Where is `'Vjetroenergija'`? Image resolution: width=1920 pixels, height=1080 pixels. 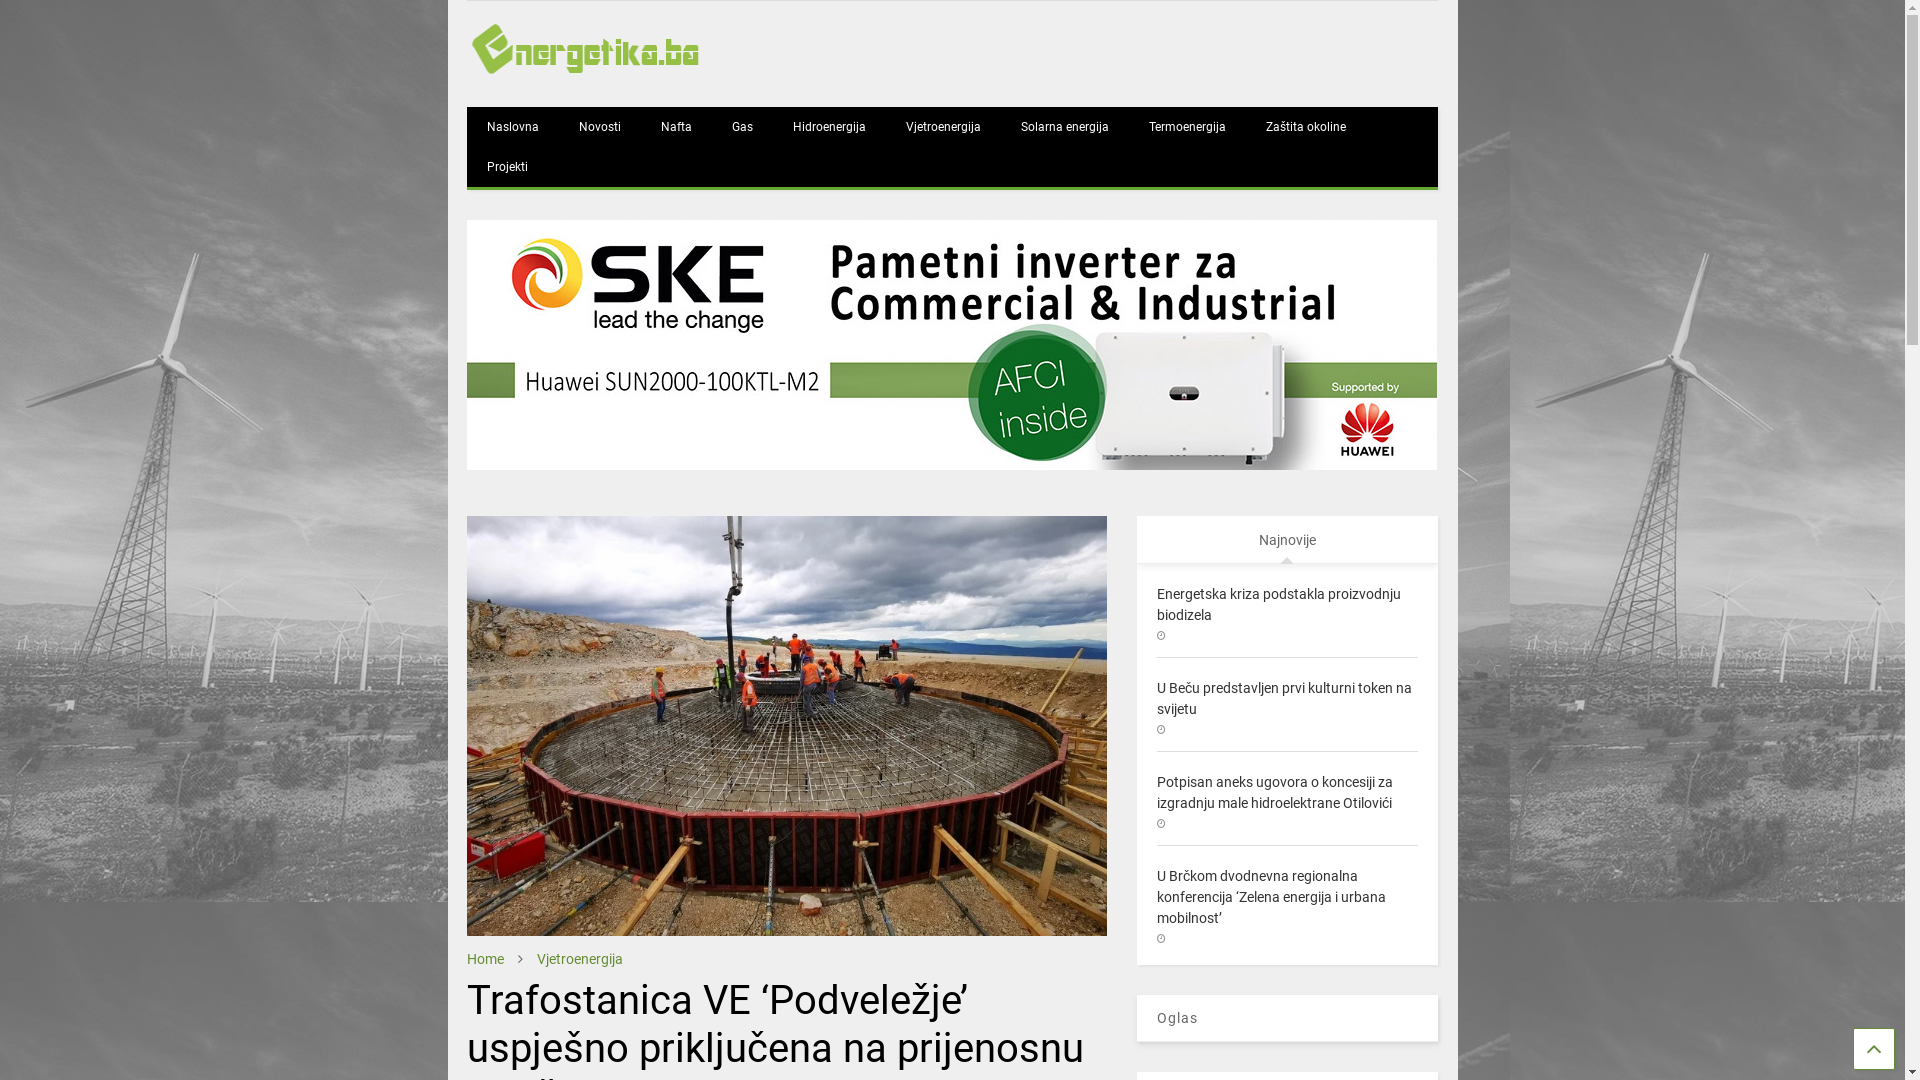 'Vjetroenergija' is located at coordinates (579, 958).